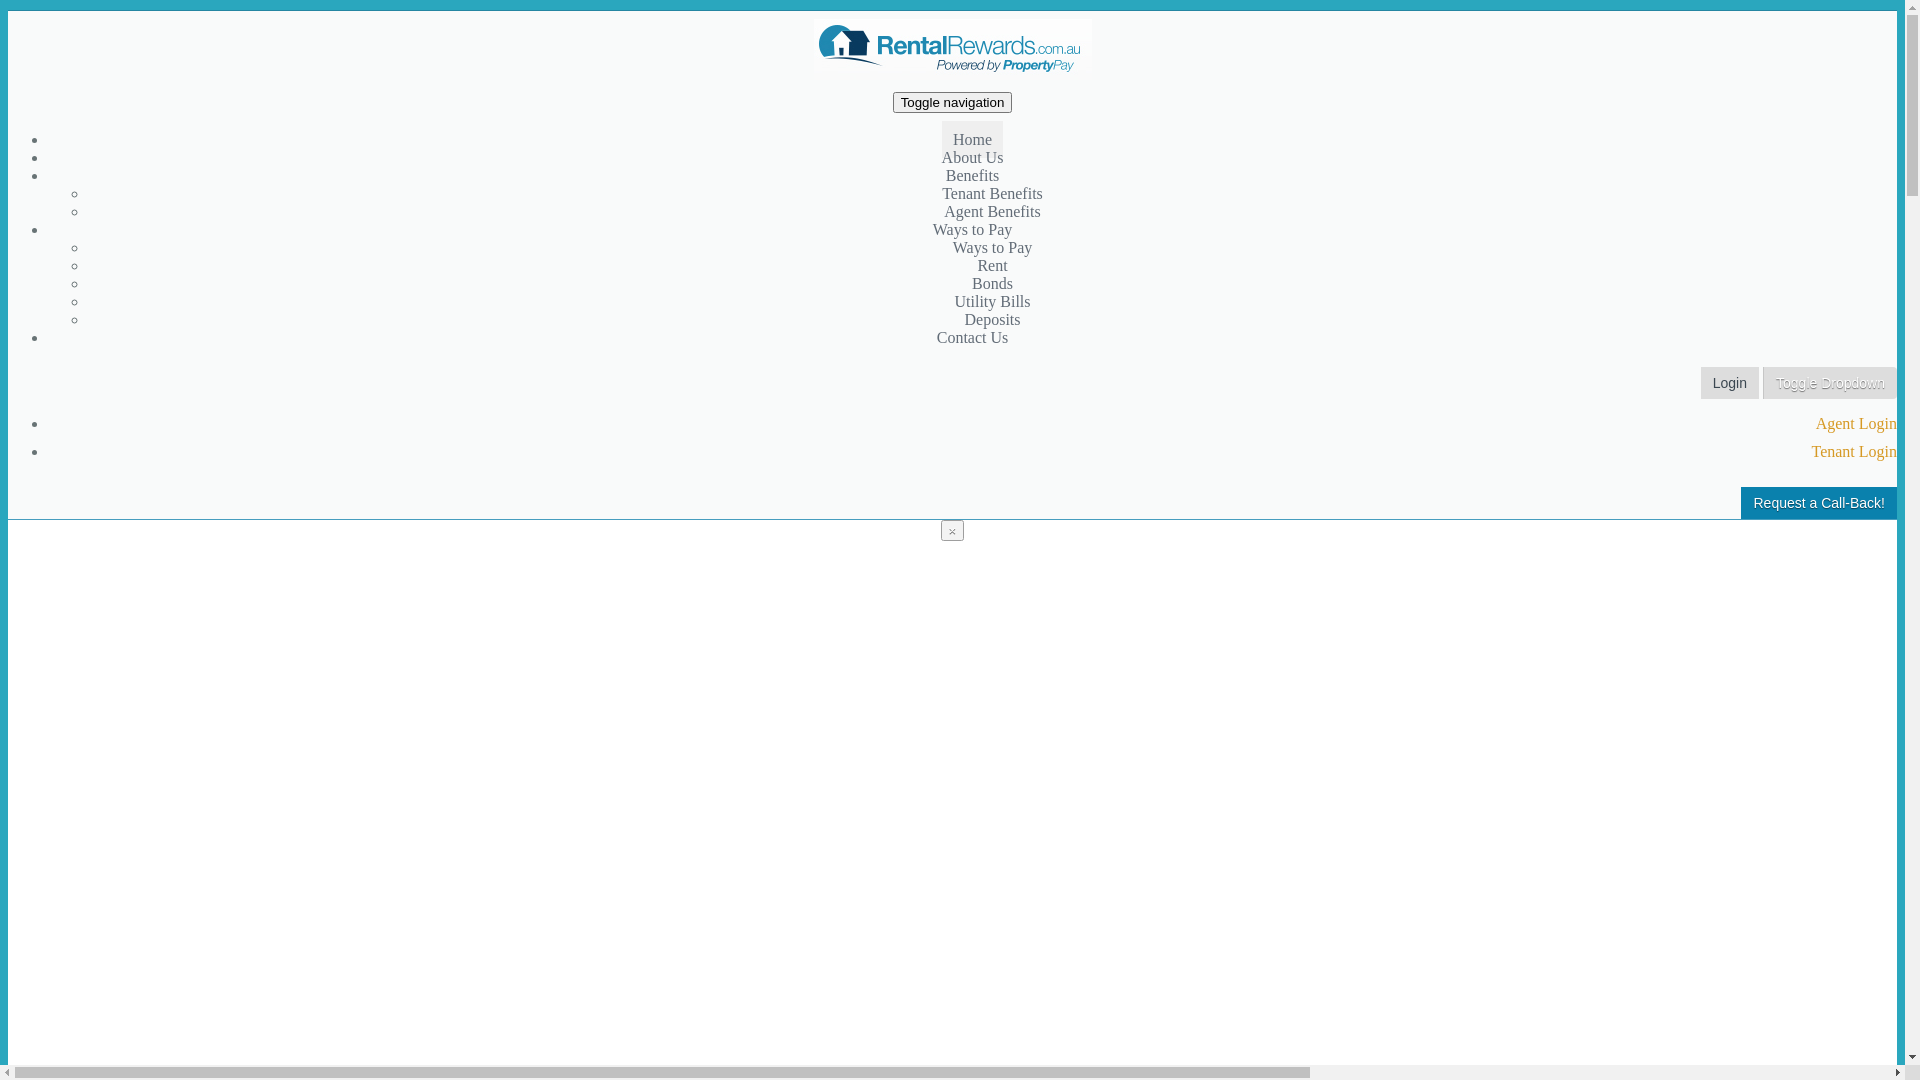 This screenshot has height=1080, width=1920. I want to click on 'Ways to Pay', so click(973, 228).